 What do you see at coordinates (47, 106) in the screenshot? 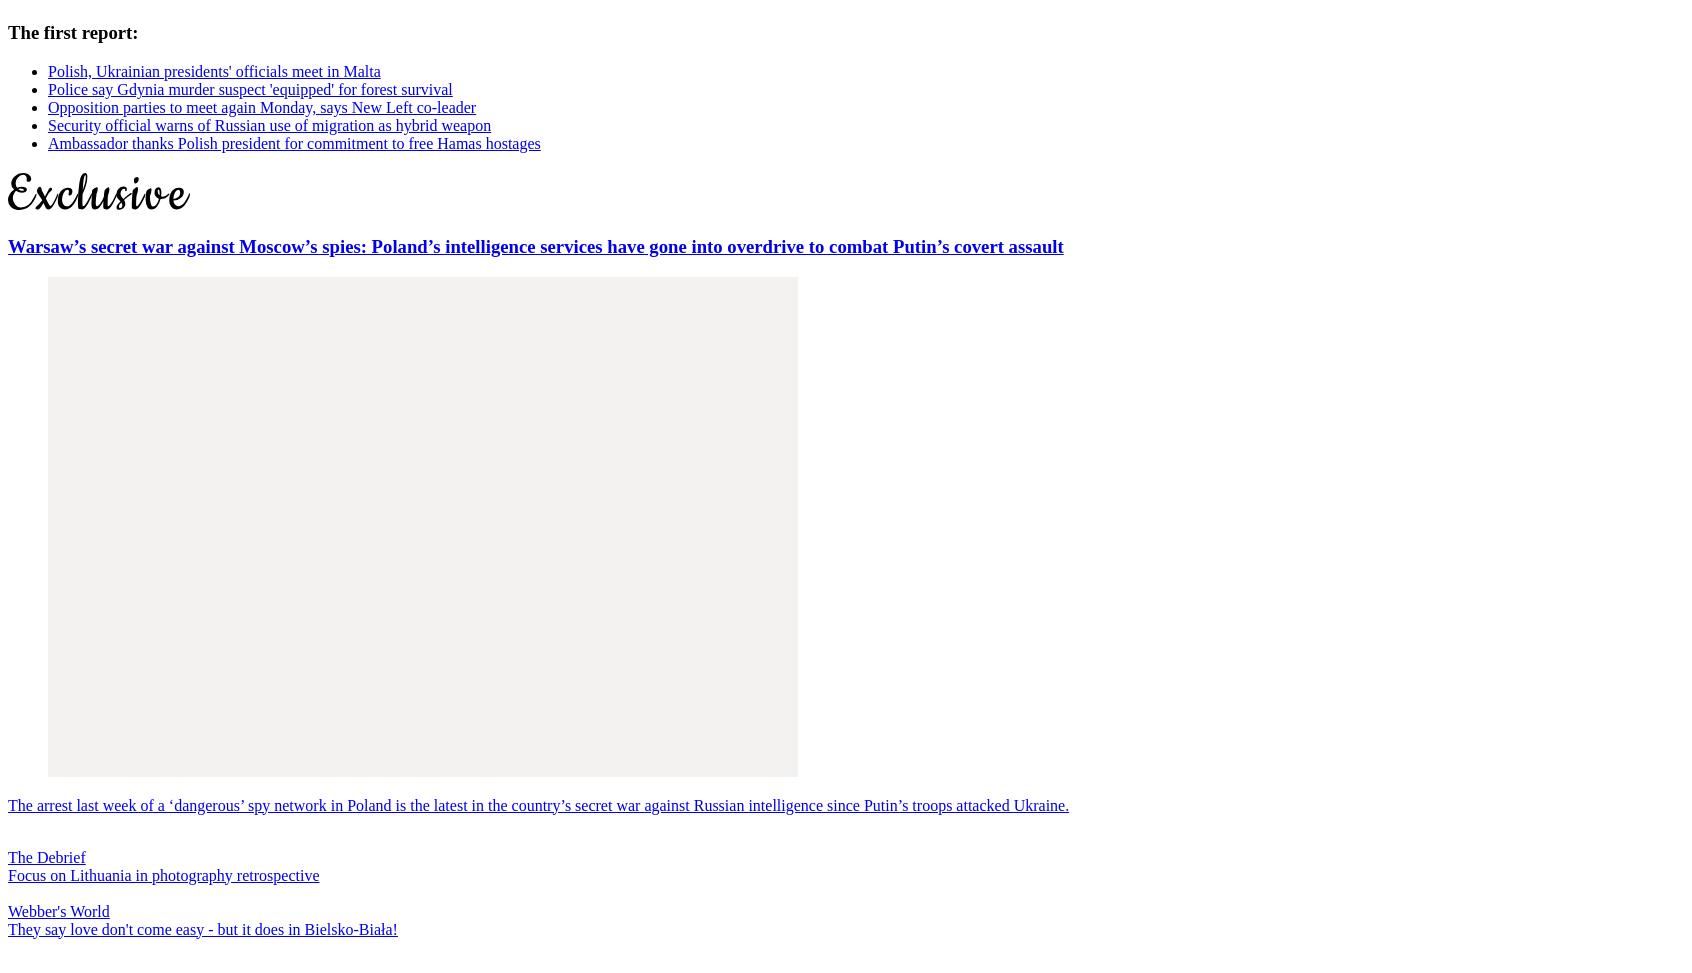
I see `'Opposition parties to meet again Monday, says New Left co-leader'` at bounding box center [47, 106].